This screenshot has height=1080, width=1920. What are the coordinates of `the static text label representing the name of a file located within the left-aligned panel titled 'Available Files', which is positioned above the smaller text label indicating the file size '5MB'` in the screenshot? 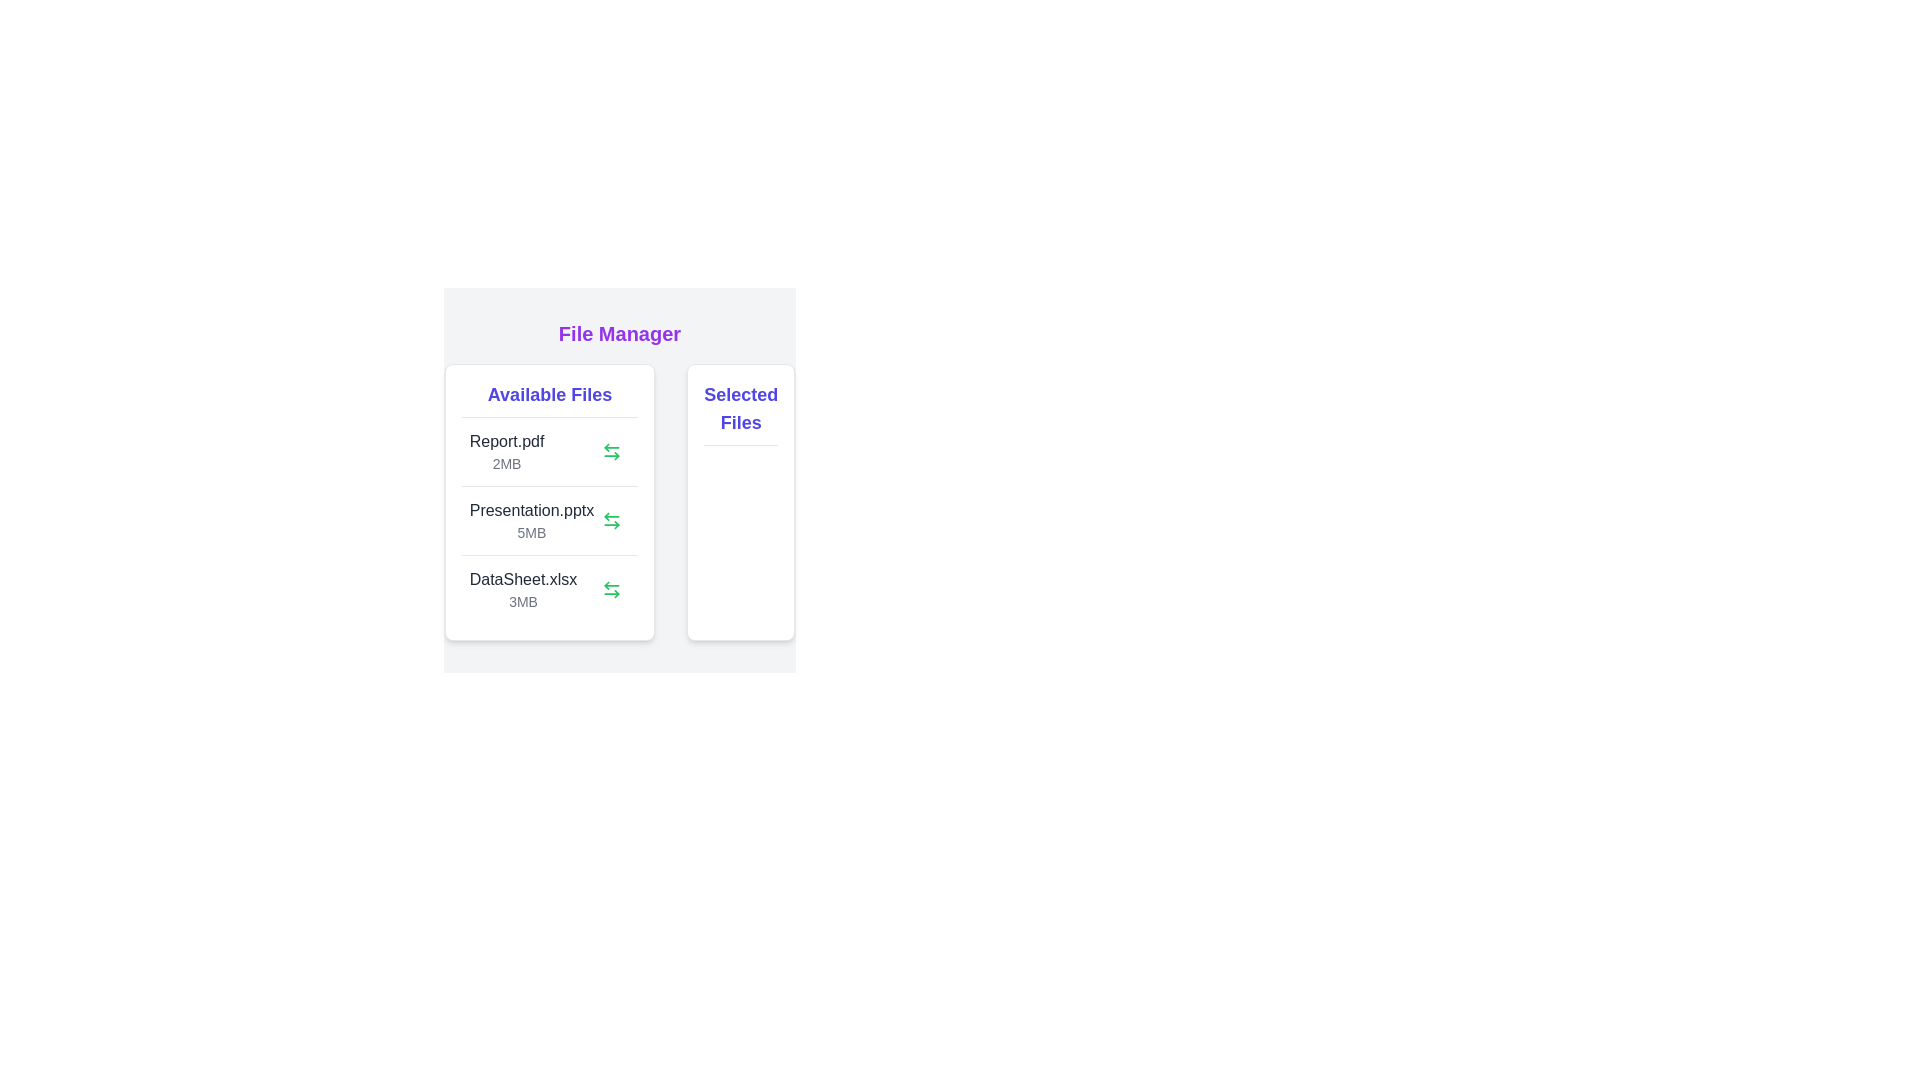 It's located at (532, 509).